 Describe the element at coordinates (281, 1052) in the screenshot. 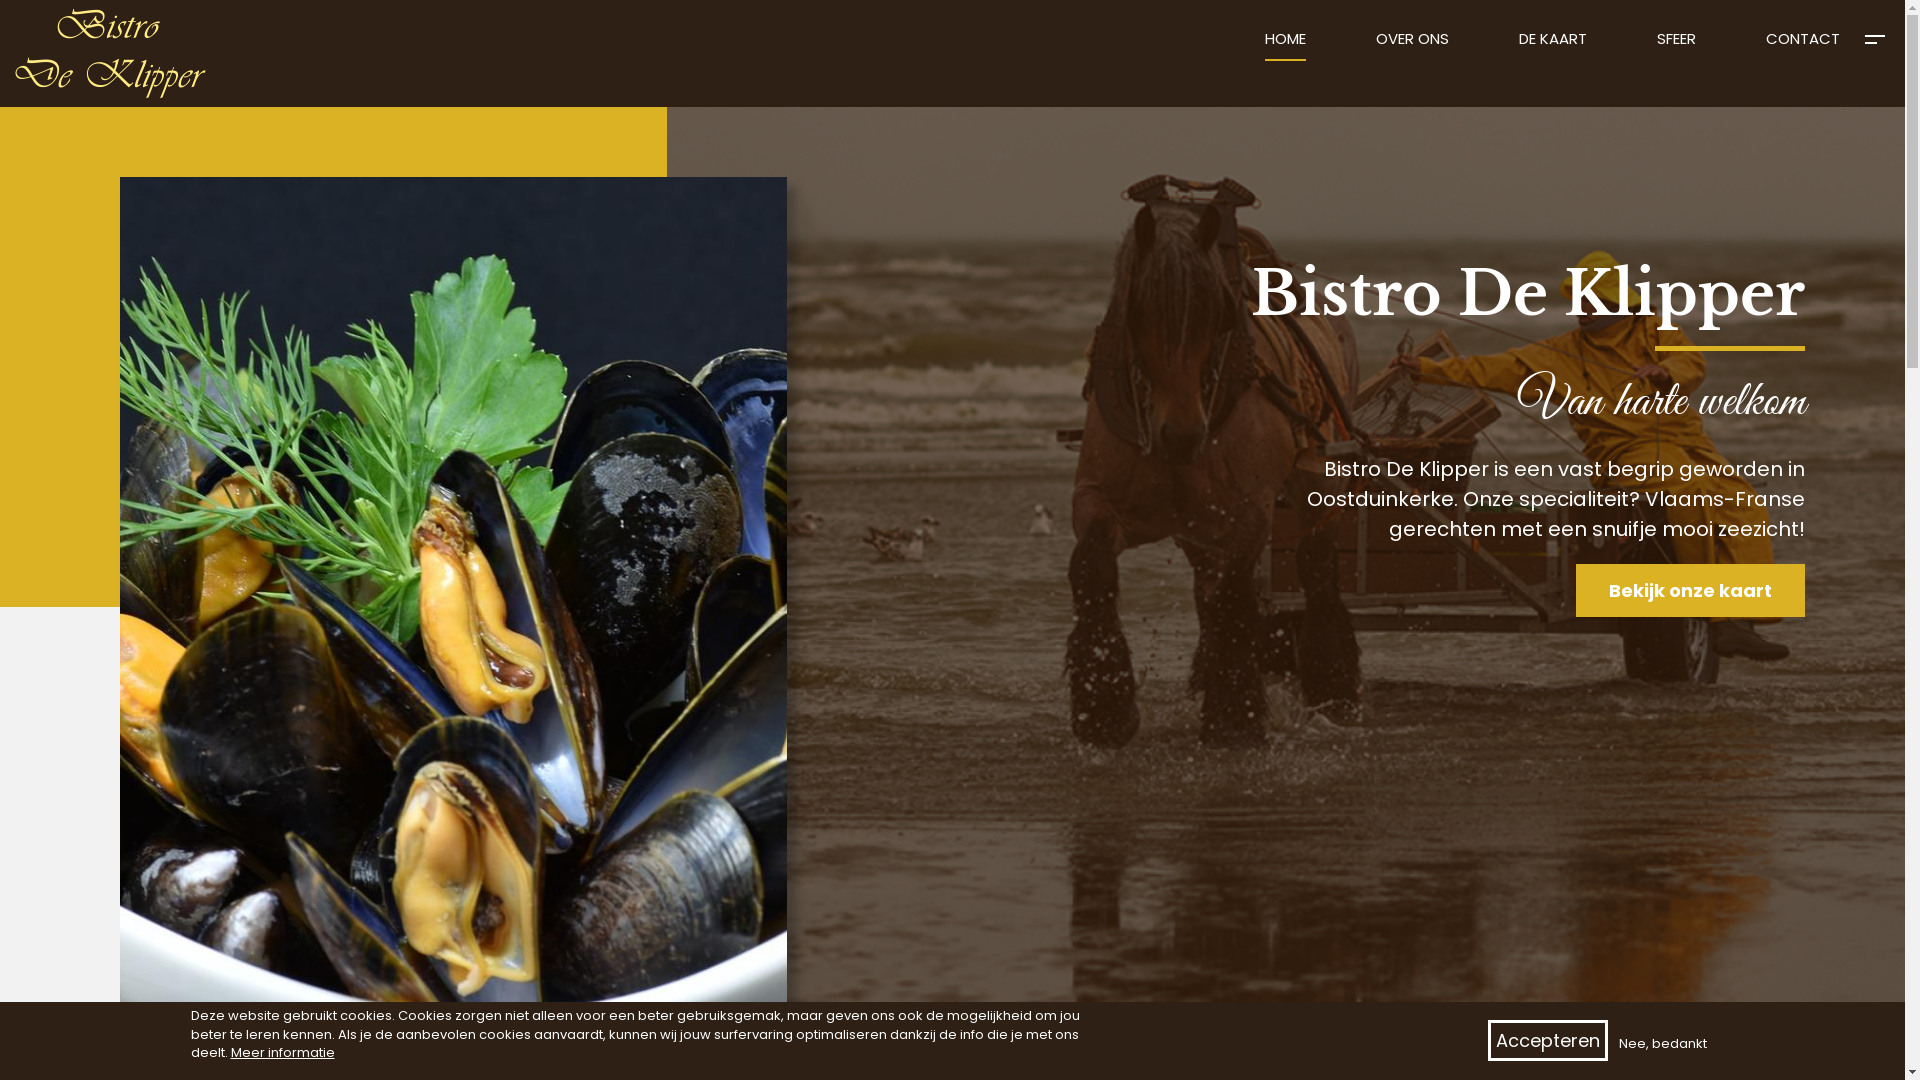

I see `'Meer informatie'` at that location.